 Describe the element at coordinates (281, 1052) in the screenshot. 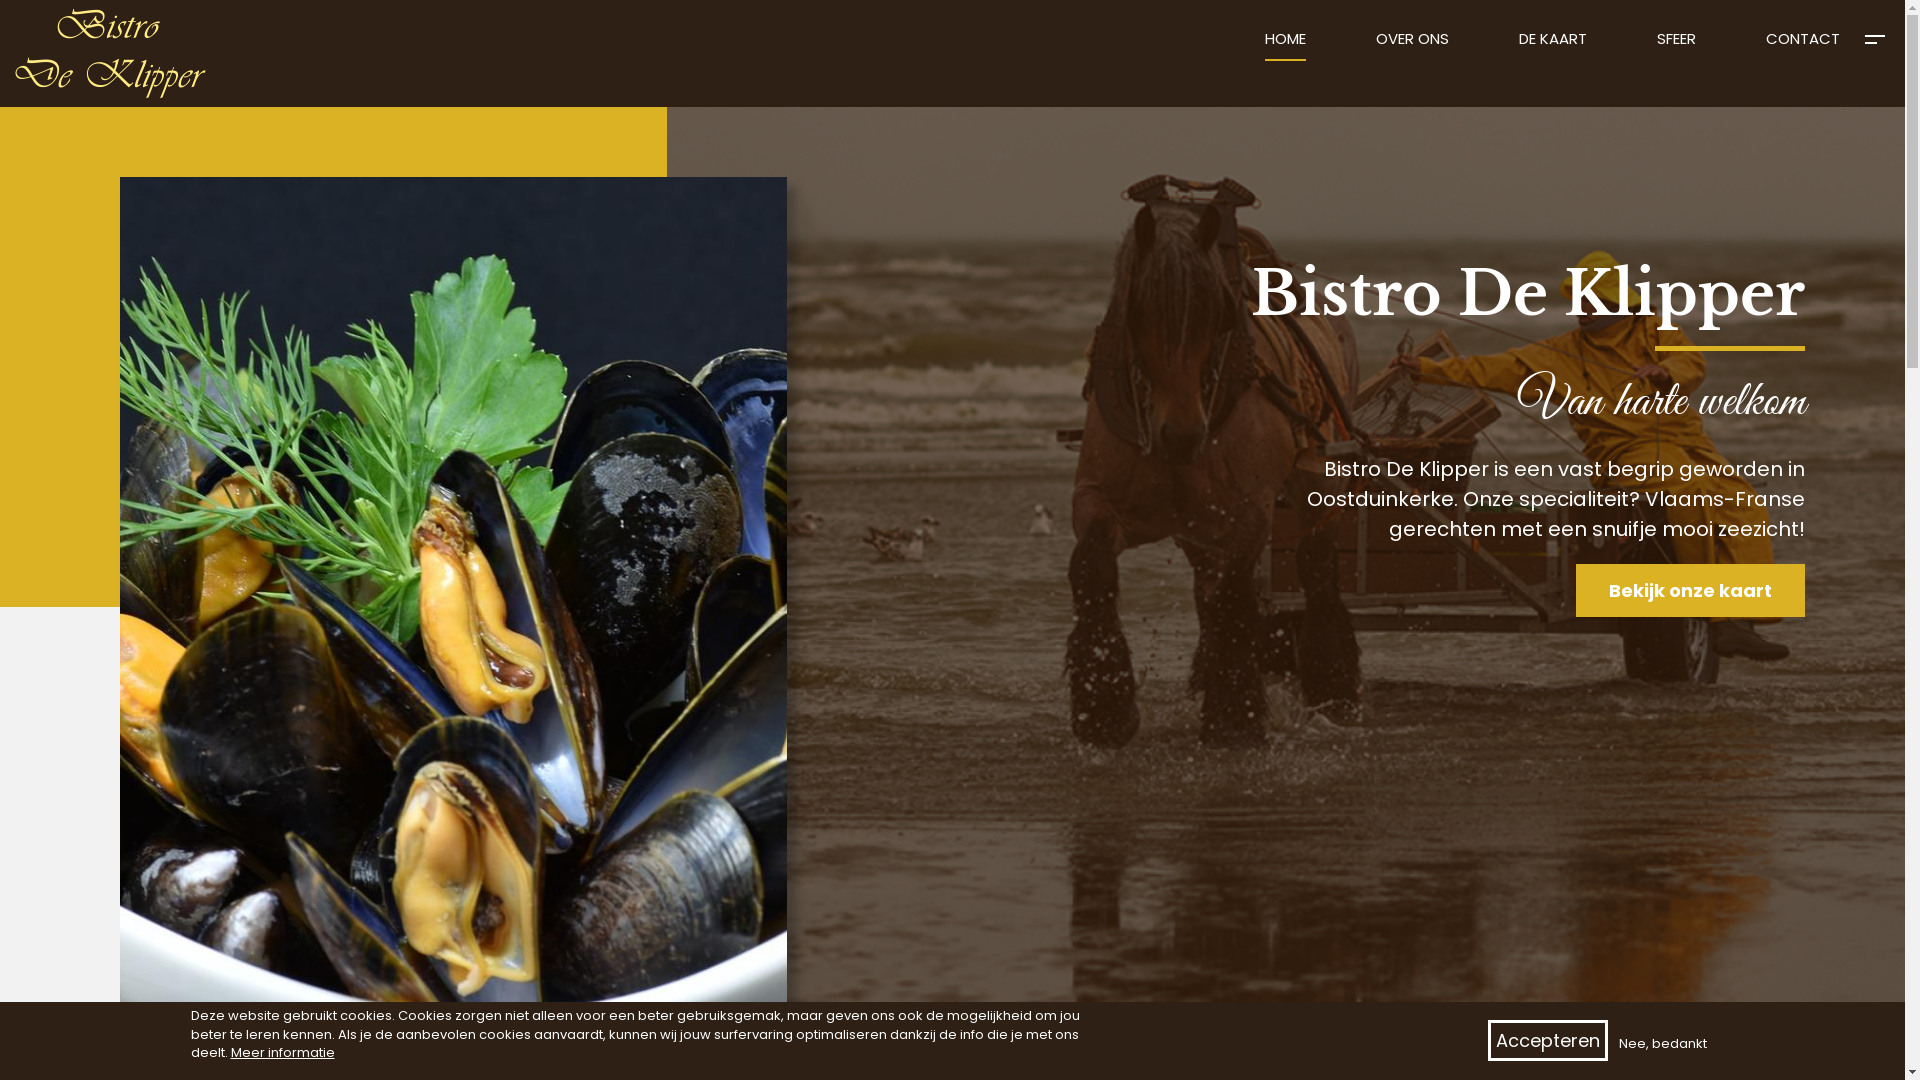

I see `'Meer informatie'` at that location.